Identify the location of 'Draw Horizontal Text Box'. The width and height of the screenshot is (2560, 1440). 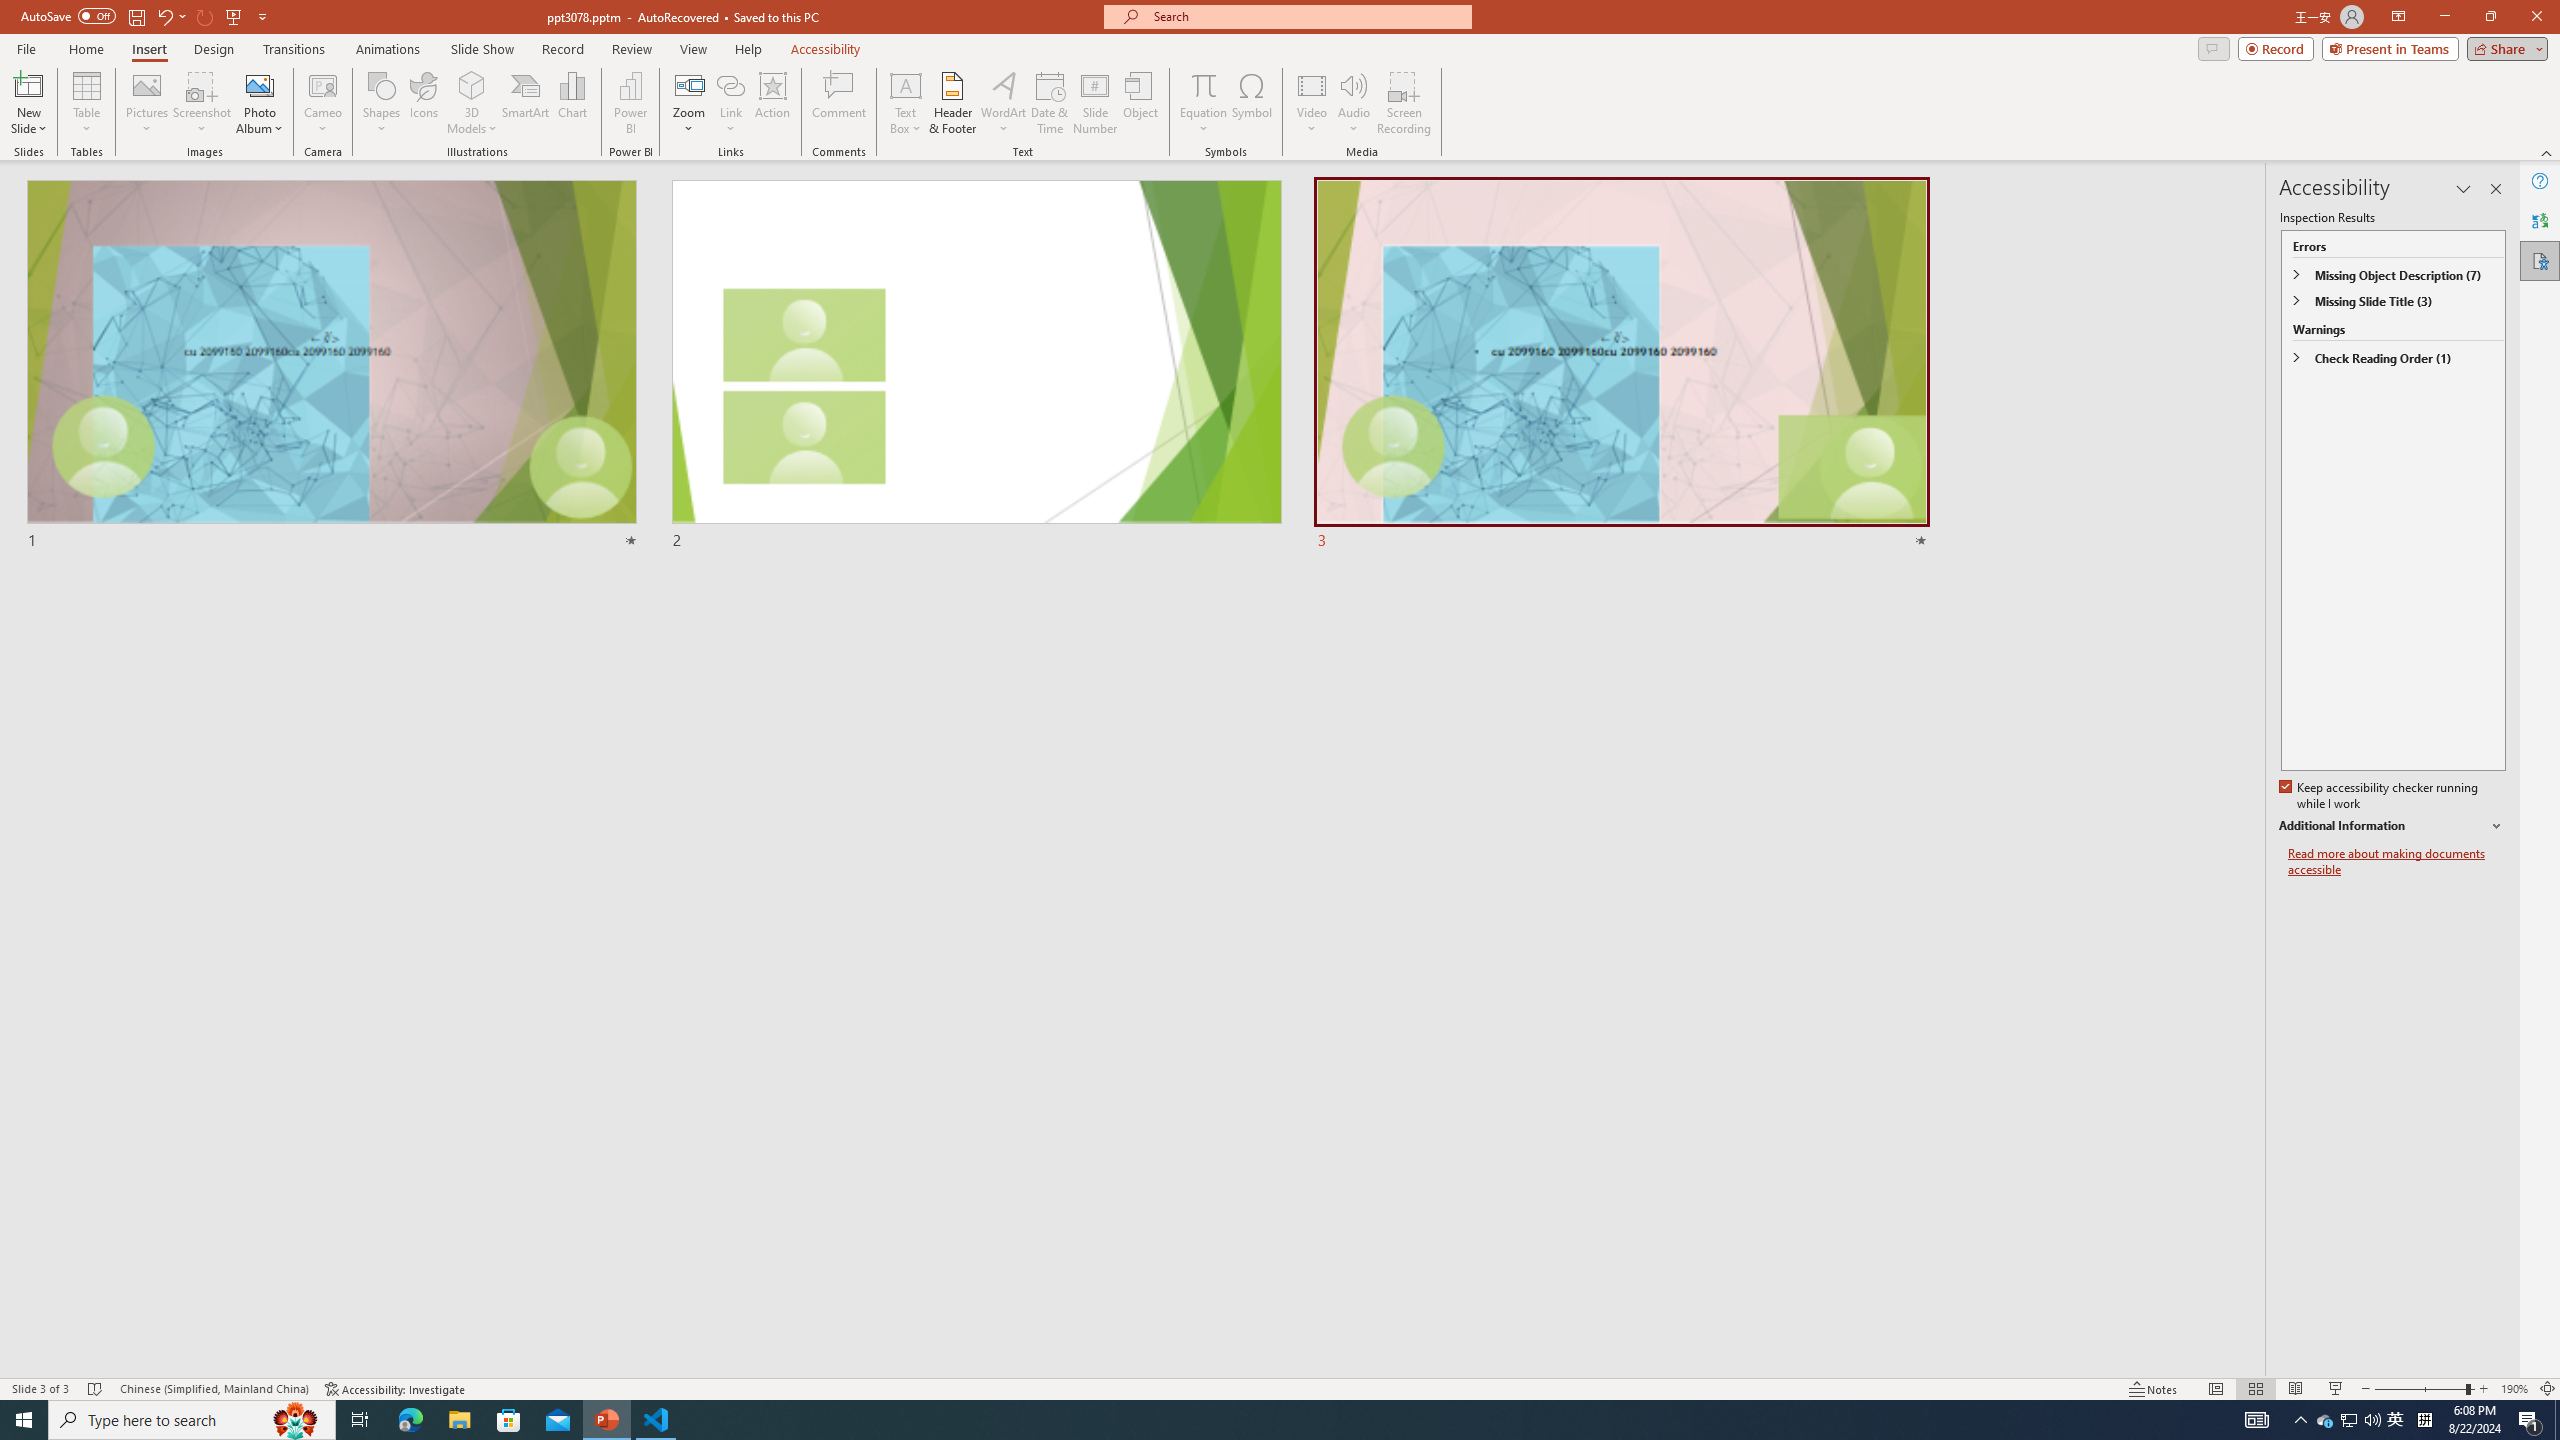
(905, 84).